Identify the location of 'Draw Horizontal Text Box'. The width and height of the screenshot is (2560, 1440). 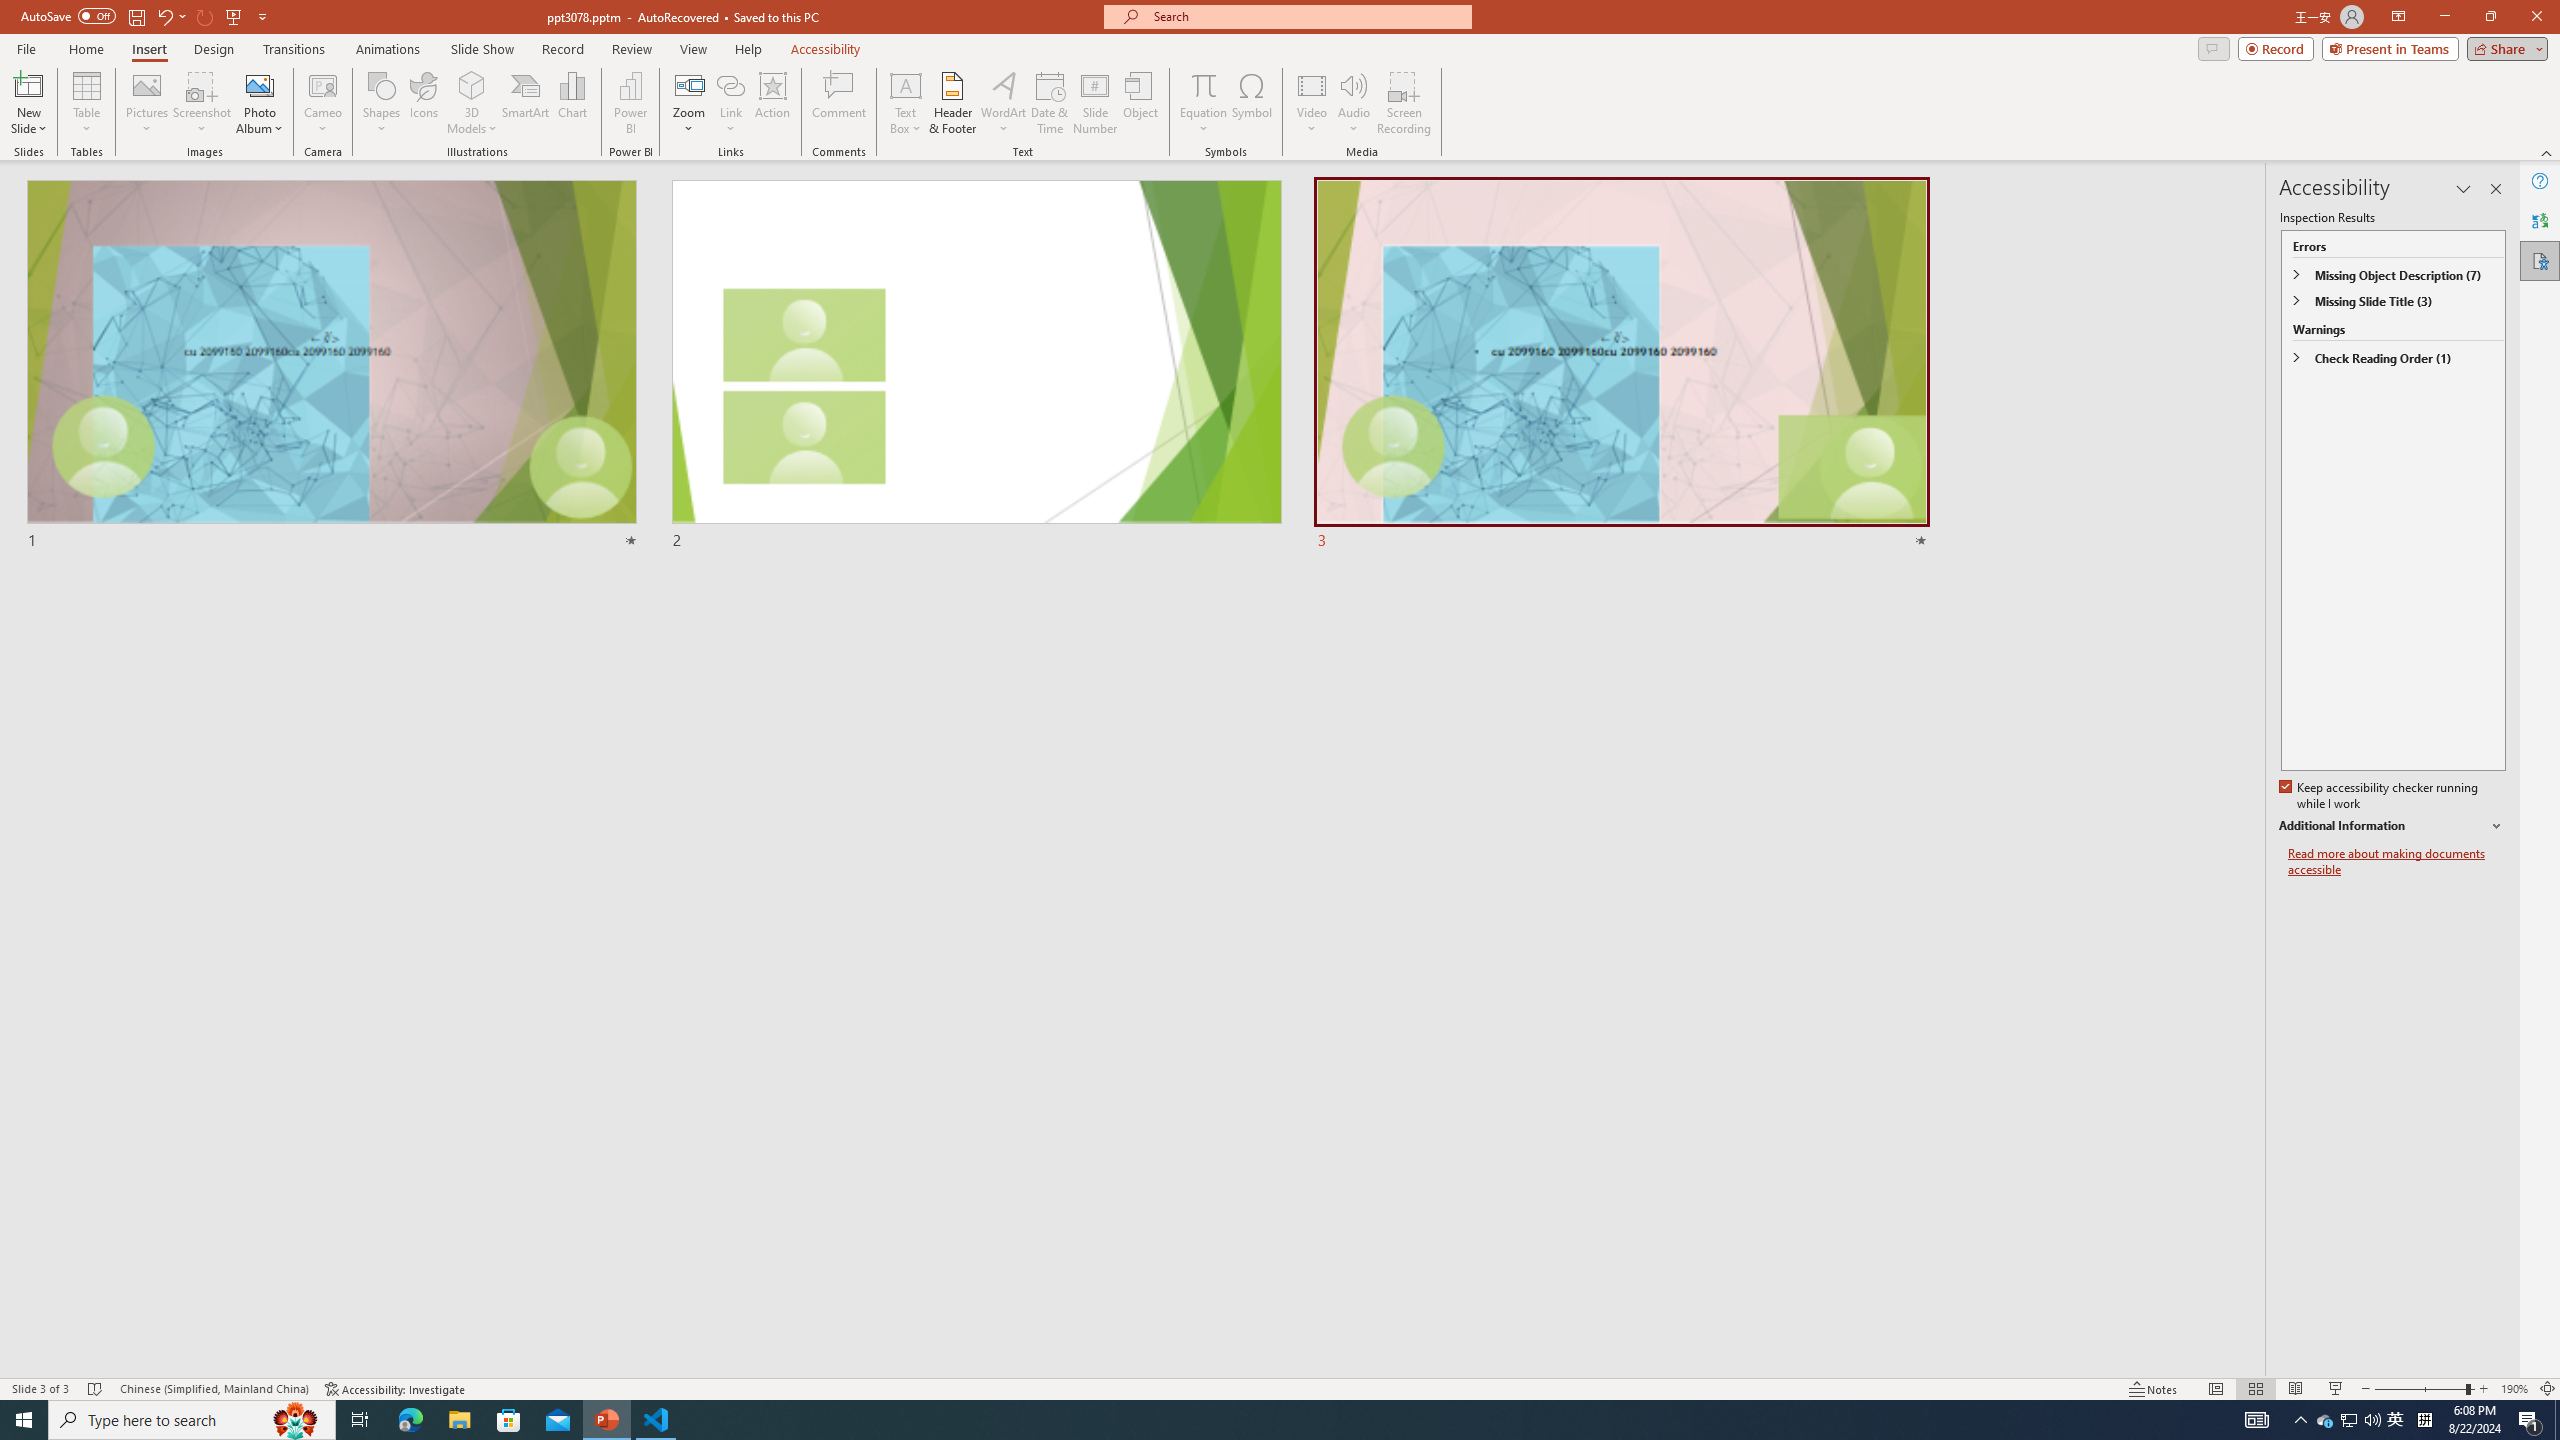
(905, 84).